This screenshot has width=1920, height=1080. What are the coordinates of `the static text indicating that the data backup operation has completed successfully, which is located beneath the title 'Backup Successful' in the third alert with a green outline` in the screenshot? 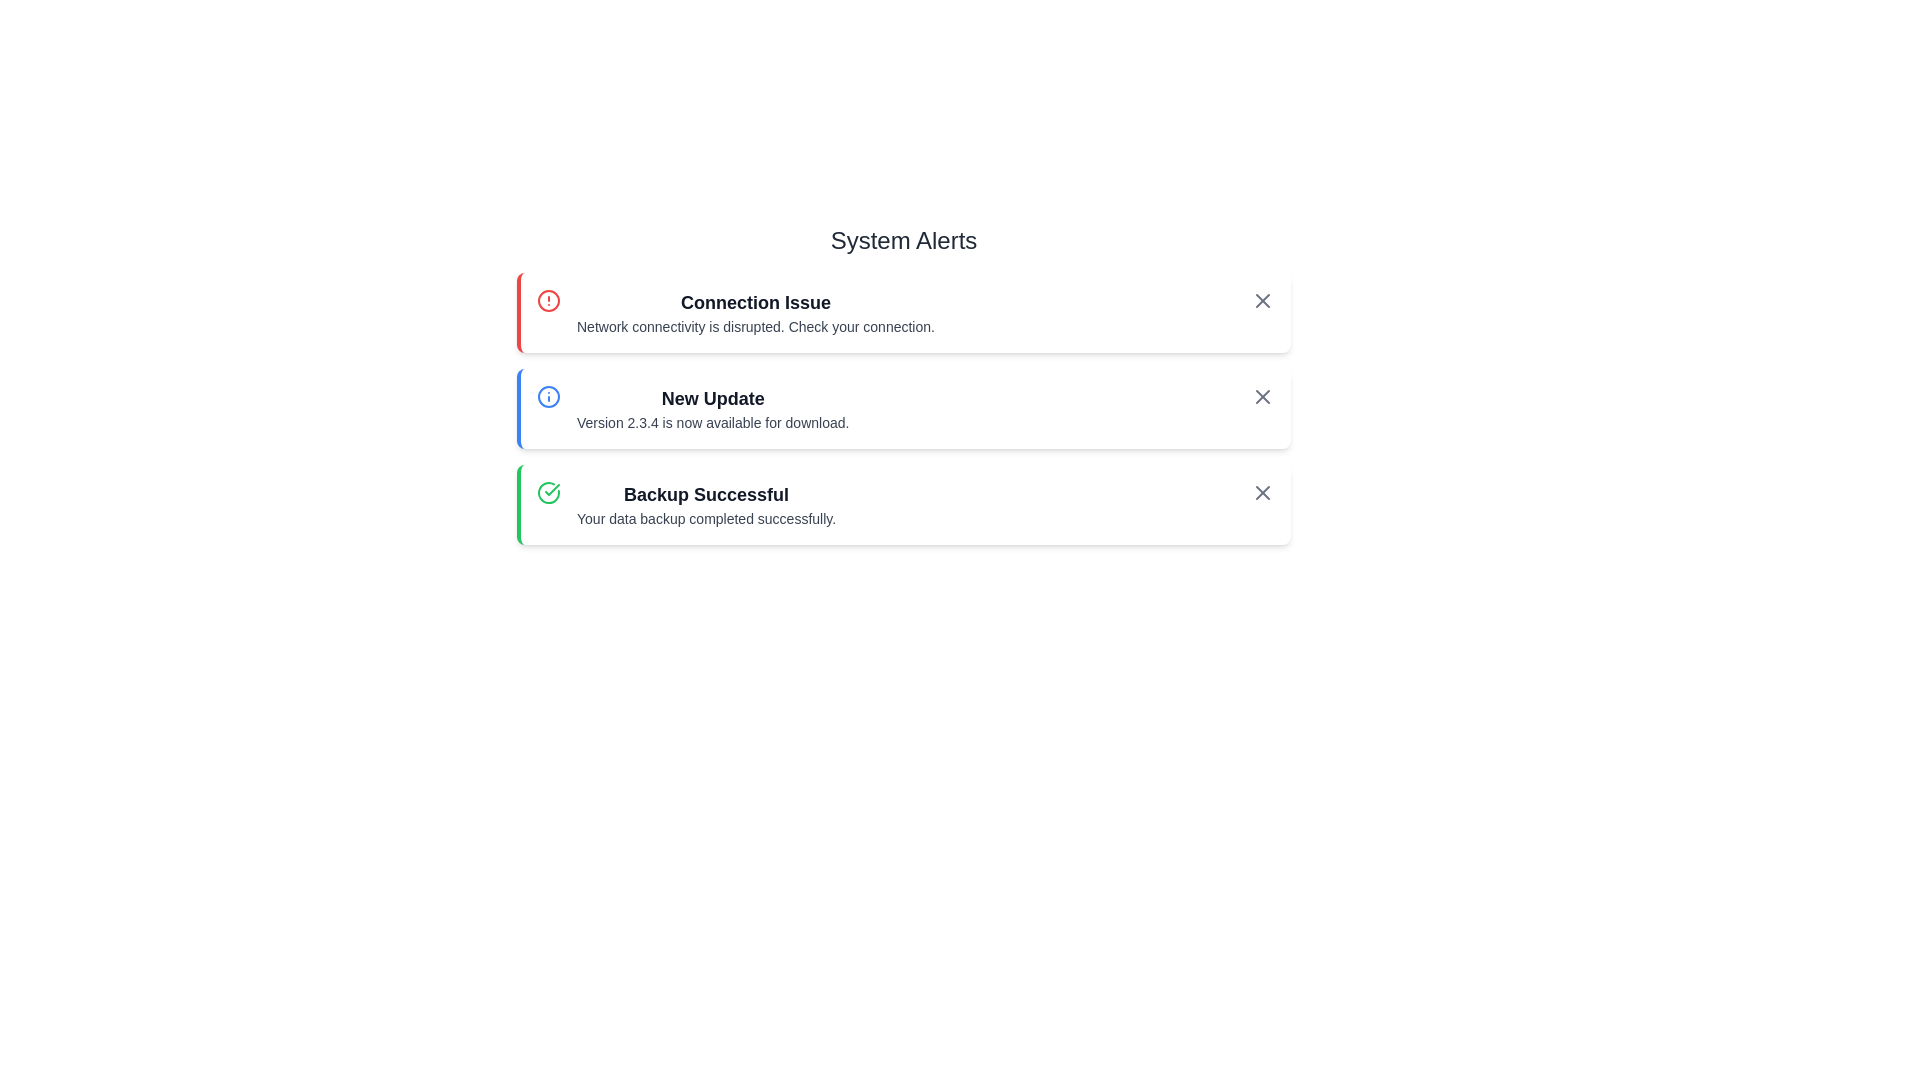 It's located at (706, 518).